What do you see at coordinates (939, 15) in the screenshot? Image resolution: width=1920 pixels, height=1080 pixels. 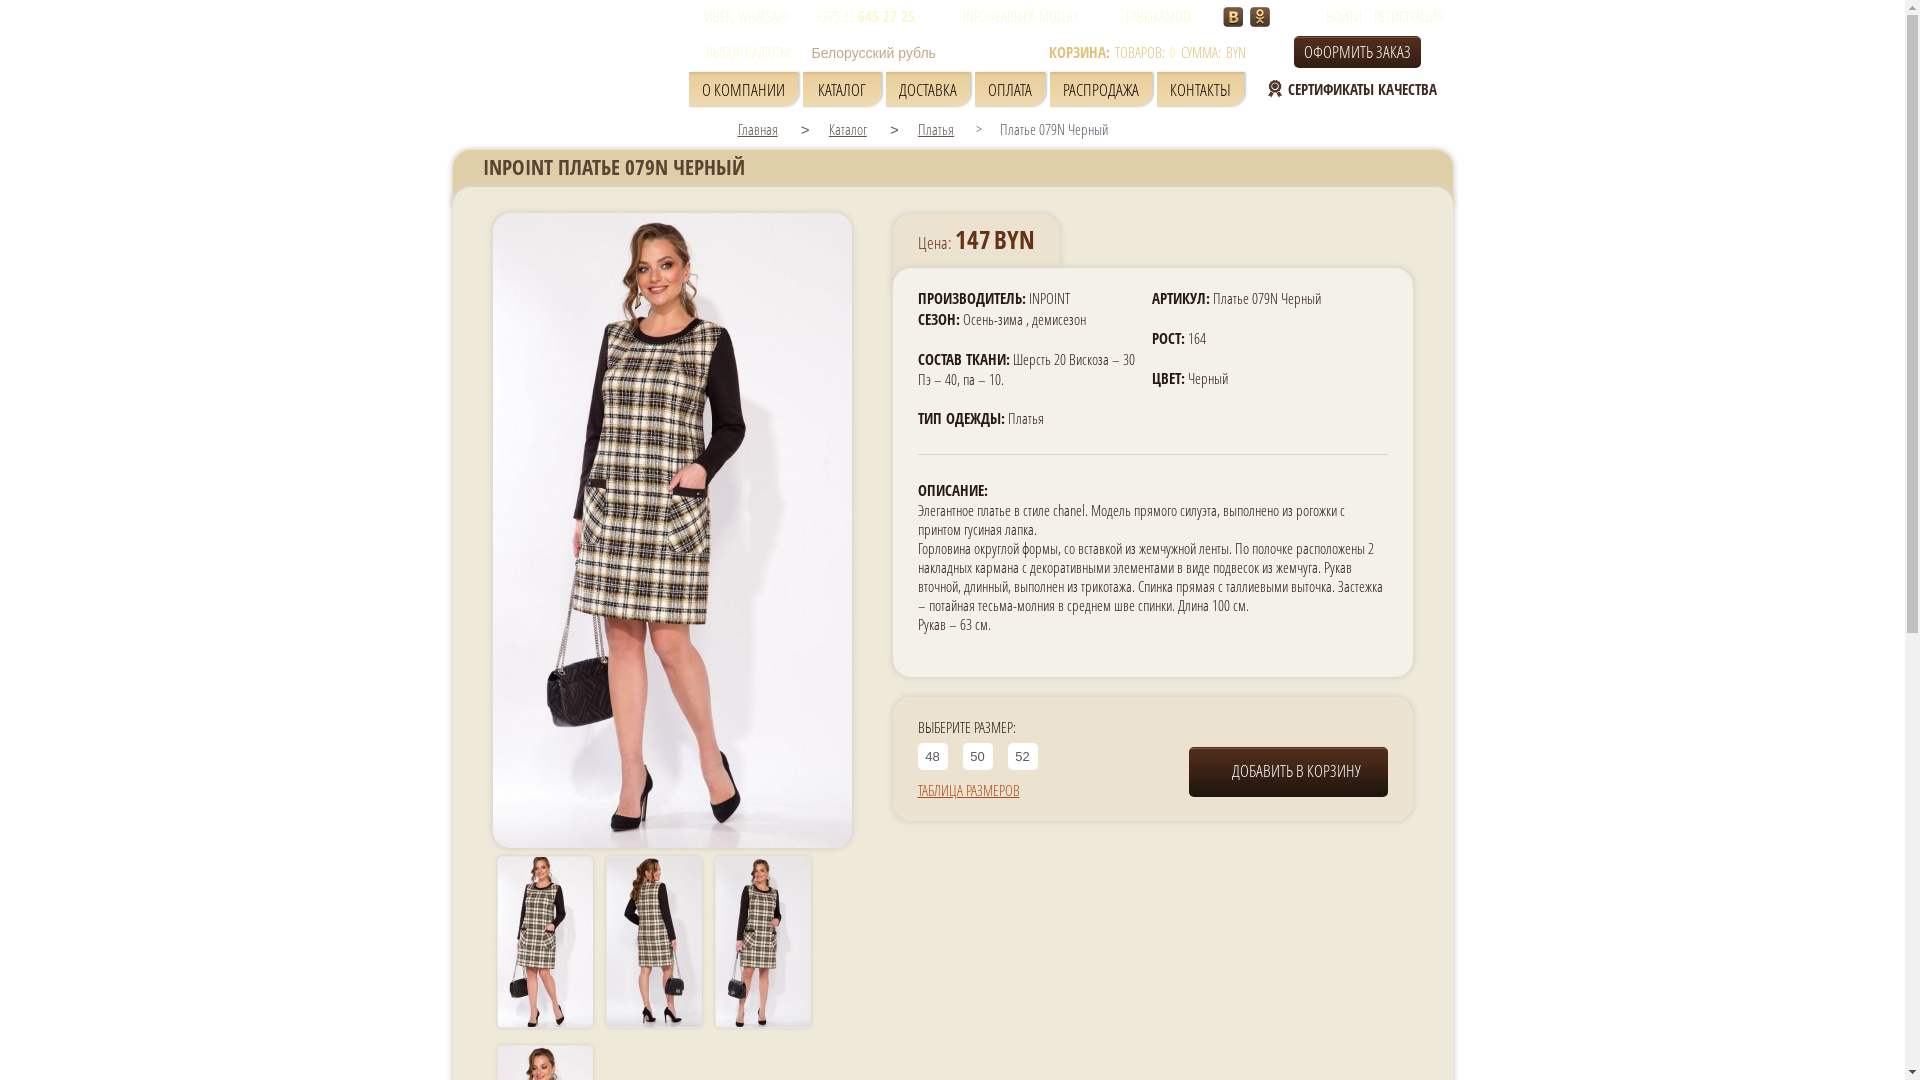 I see `'INFO@FABRIKA-MOD.BY'` at bounding box center [939, 15].